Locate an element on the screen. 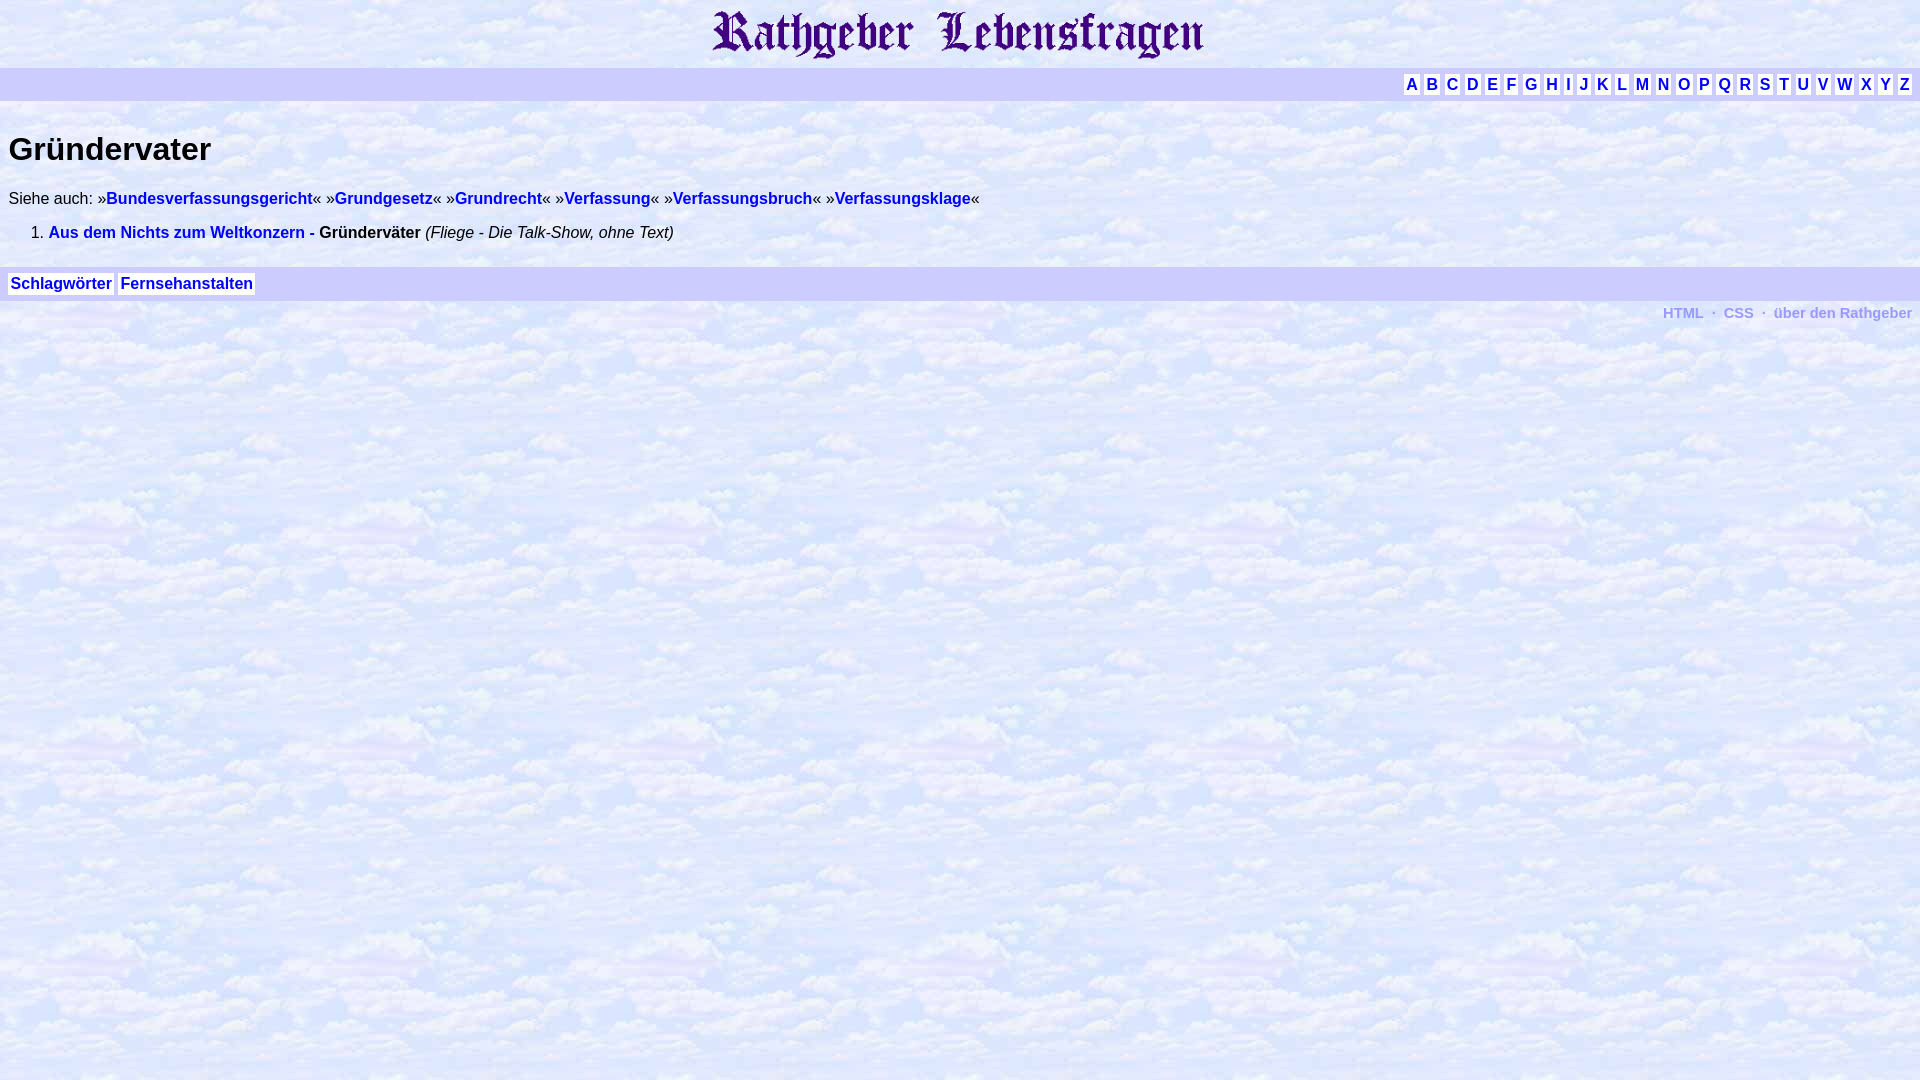 The image size is (1920, 1080). 'Y' is located at coordinates (1884, 83).